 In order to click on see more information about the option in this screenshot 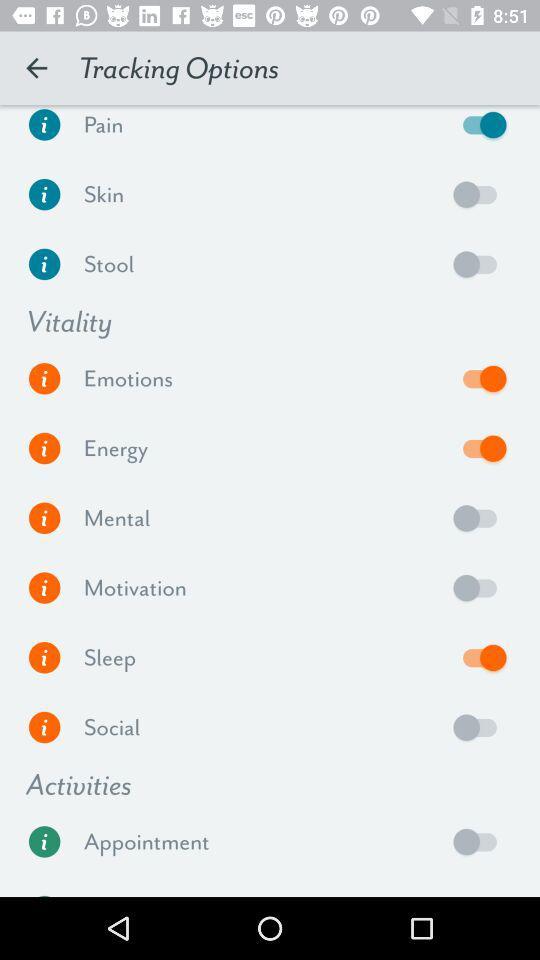, I will do `click(44, 840)`.